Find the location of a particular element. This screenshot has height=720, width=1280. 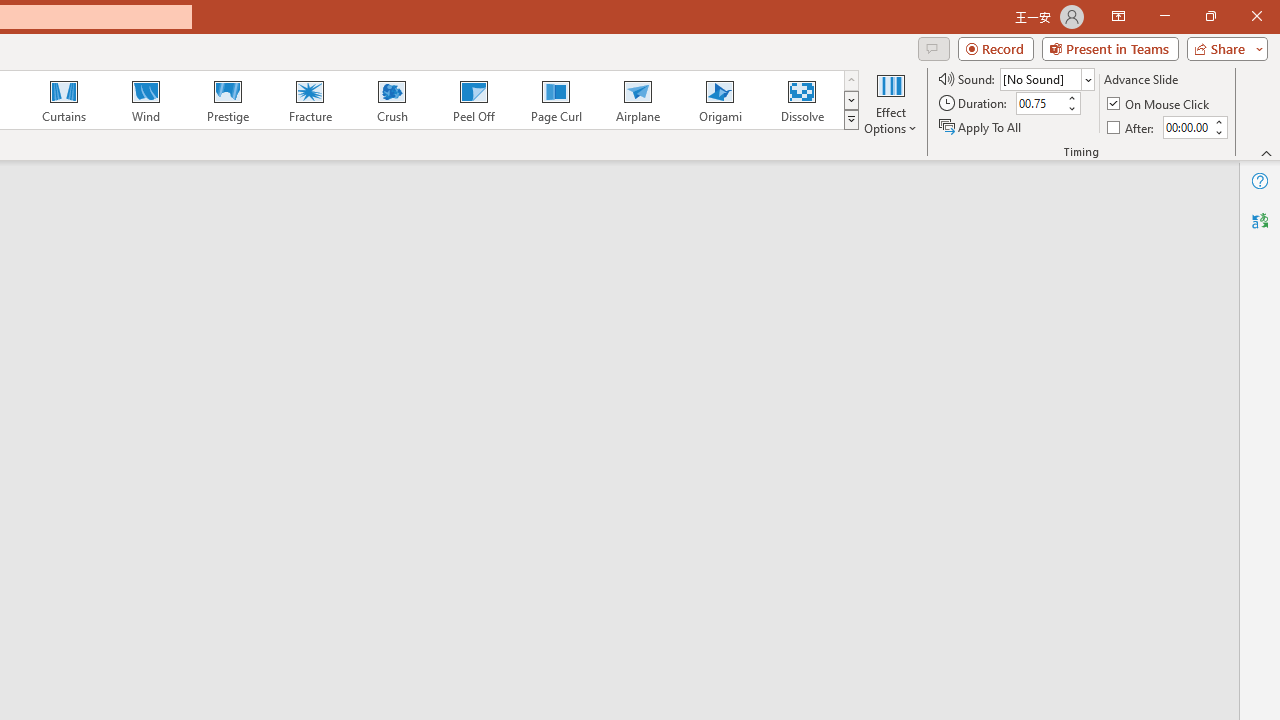

'Apply To All' is located at coordinates (981, 127).